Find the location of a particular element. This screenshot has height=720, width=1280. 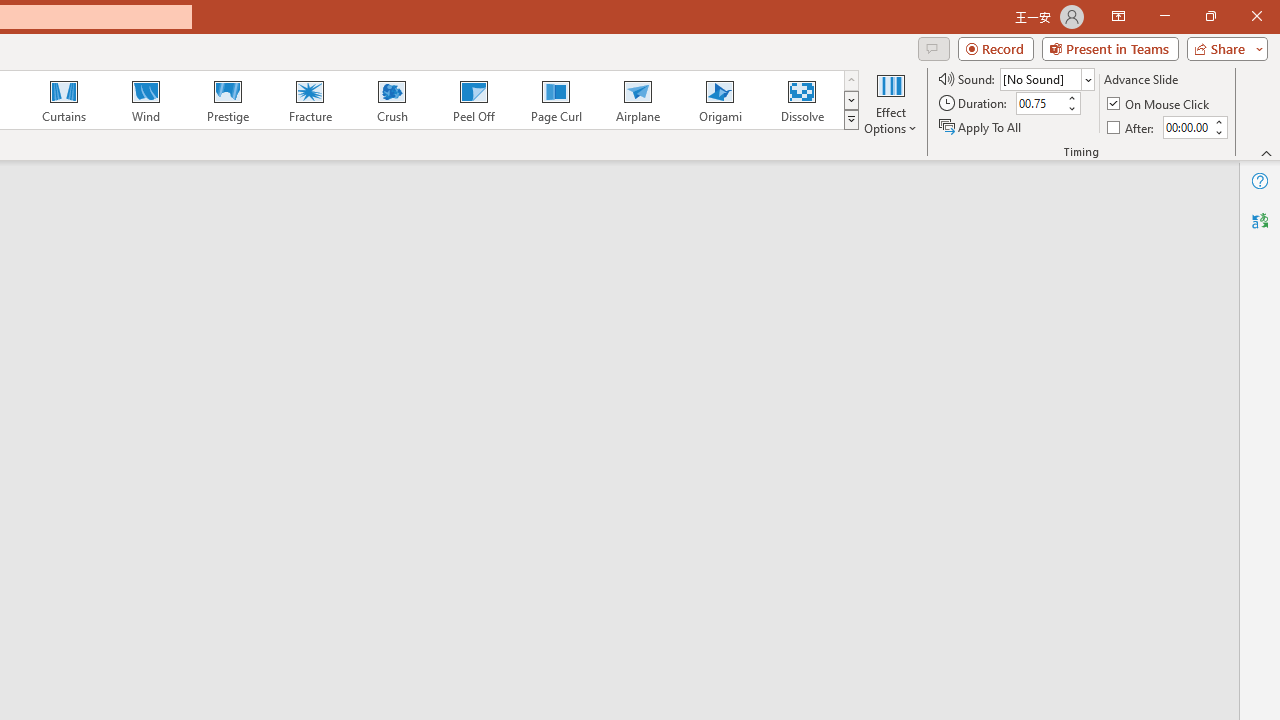

'Apply To All' is located at coordinates (981, 127).